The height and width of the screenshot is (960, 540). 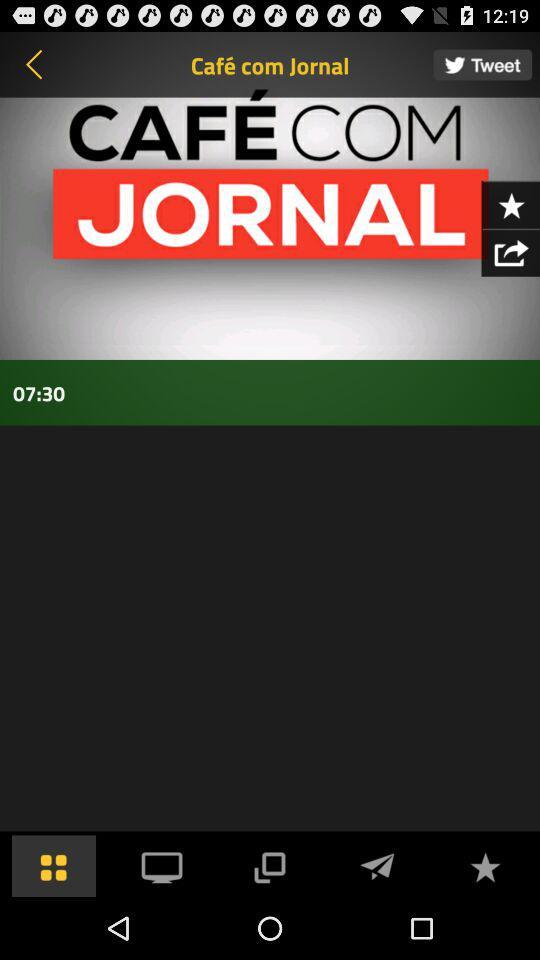 What do you see at coordinates (510, 269) in the screenshot?
I see `the launch icon` at bounding box center [510, 269].